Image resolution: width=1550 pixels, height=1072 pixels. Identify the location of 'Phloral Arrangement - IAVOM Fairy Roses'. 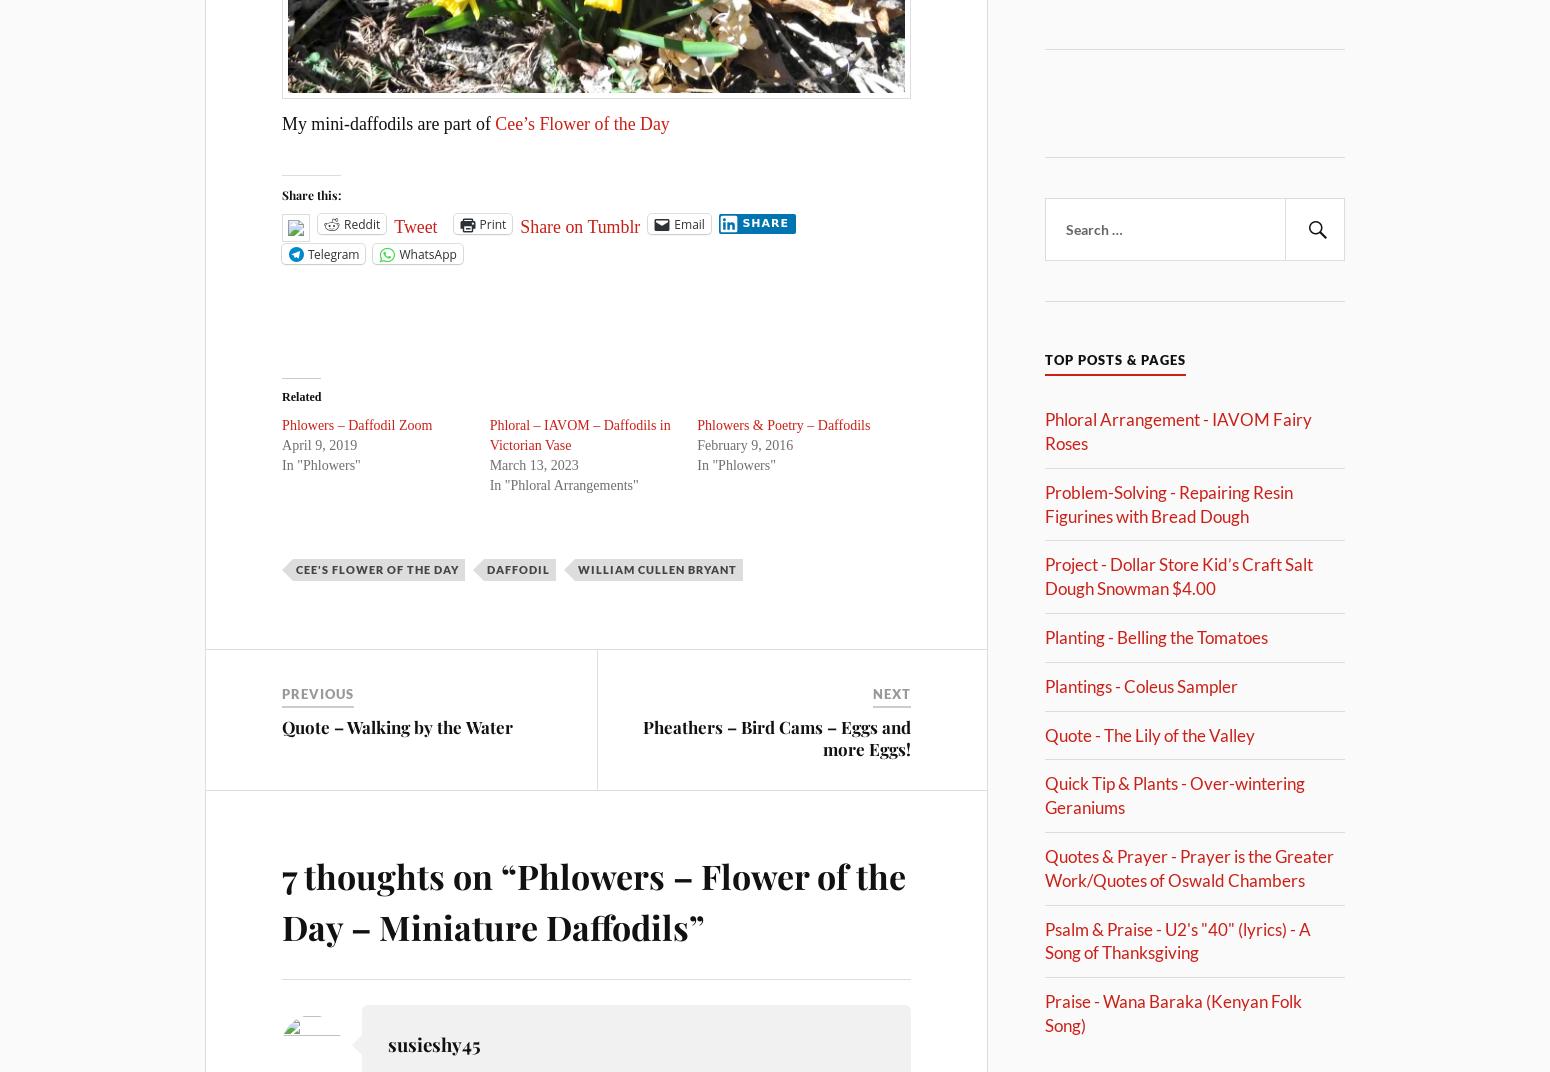
(1178, 430).